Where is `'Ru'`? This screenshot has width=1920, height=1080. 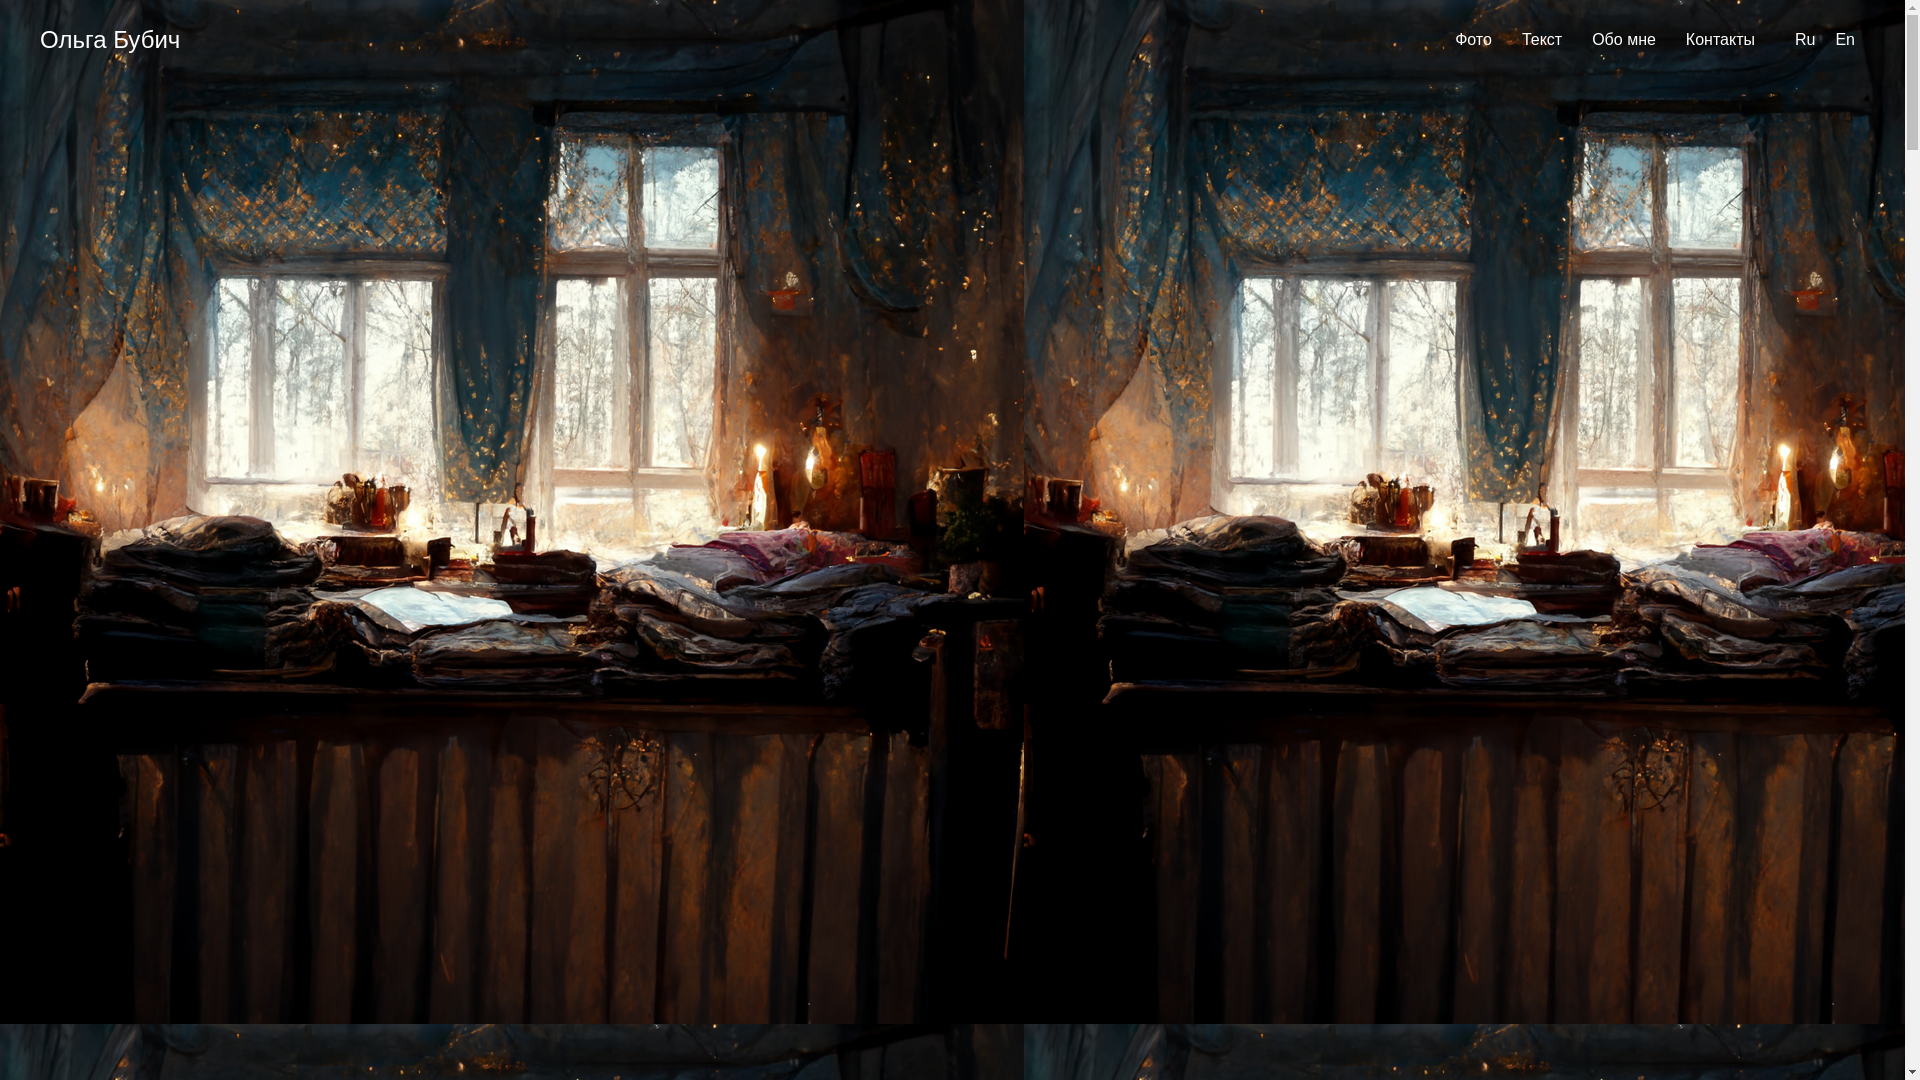 'Ru' is located at coordinates (1804, 39).